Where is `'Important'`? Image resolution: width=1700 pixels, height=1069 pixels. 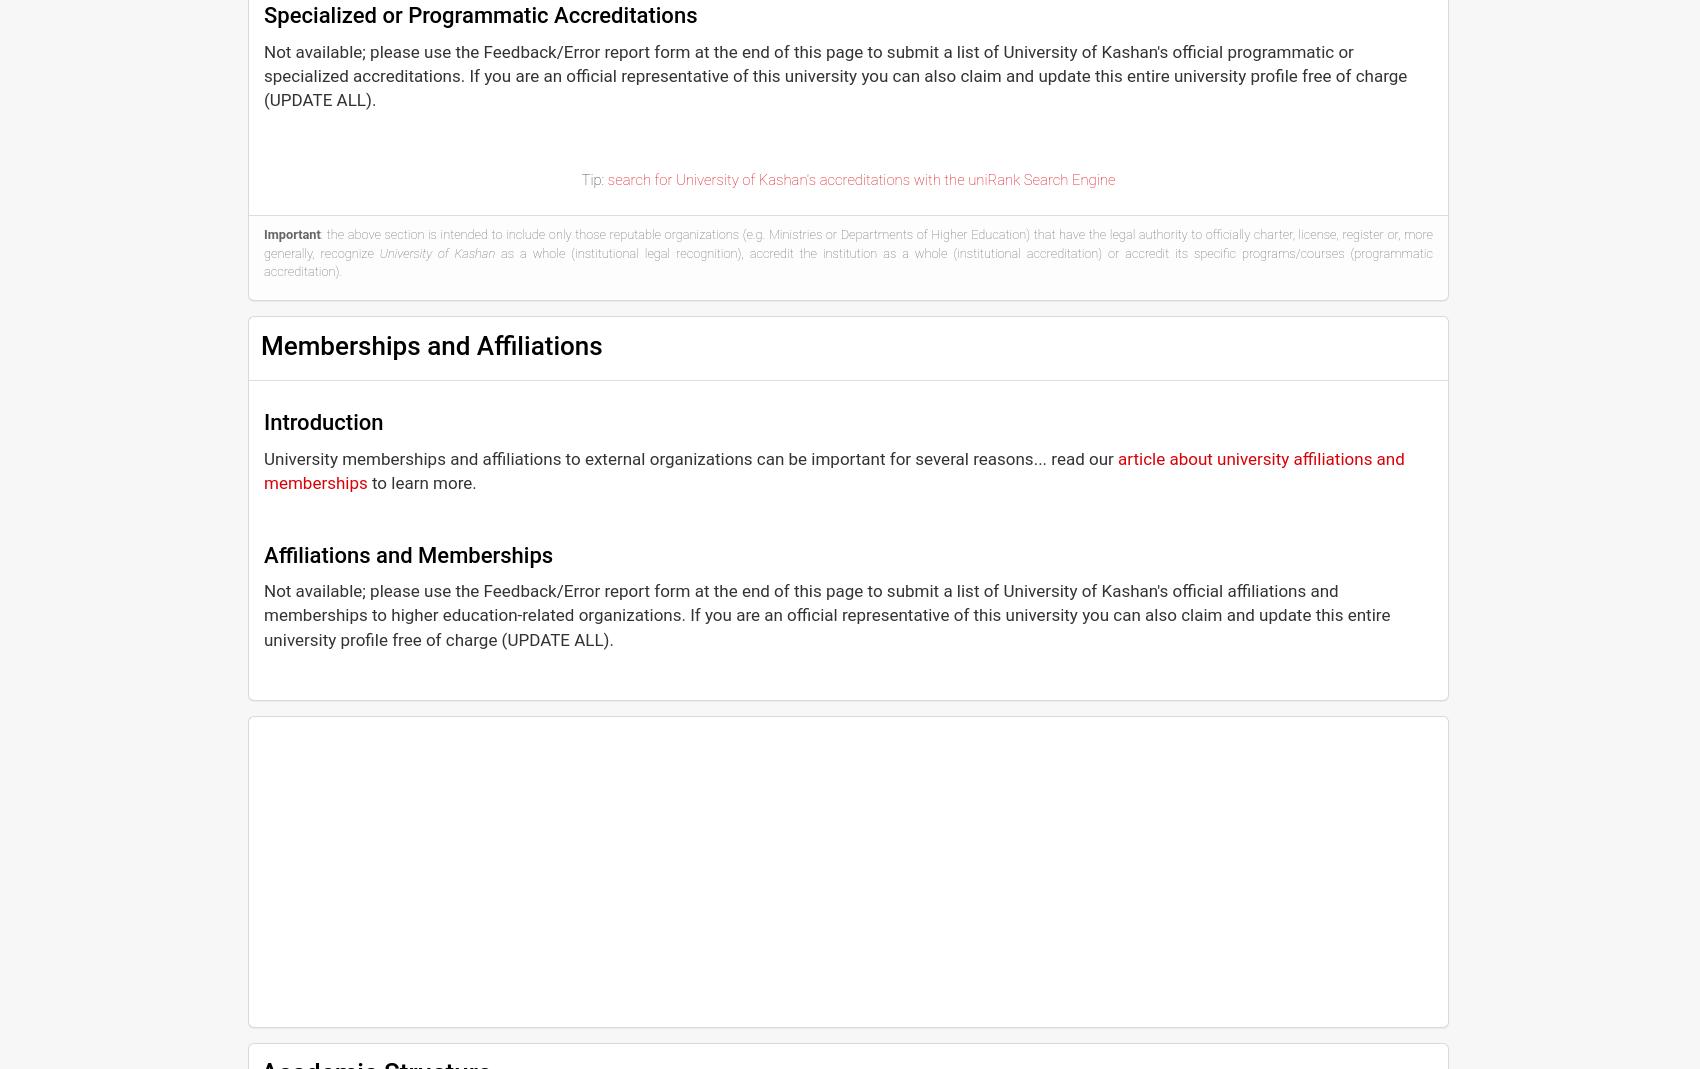 'Important' is located at coordinates (292, 233).